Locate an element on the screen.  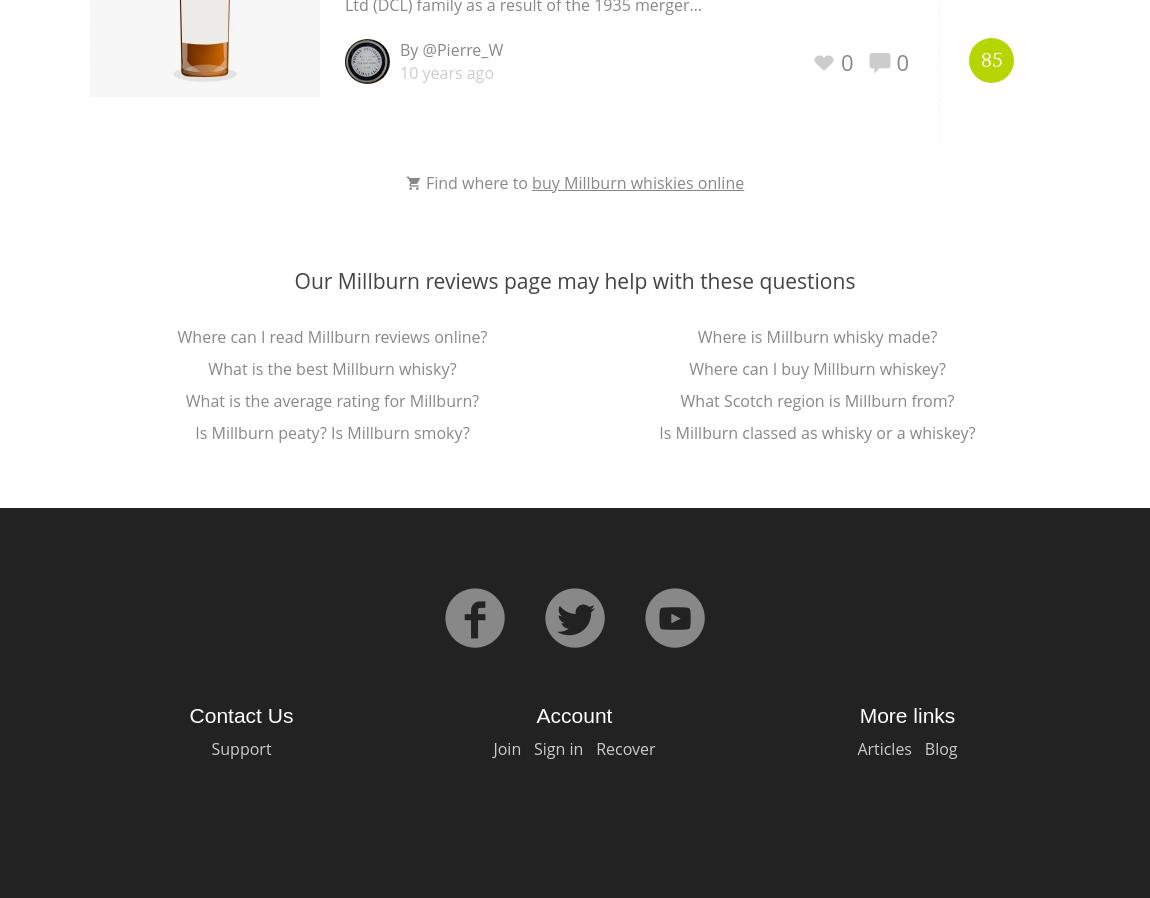
'By @Pierre_W' is located at coordinates (451, 49).